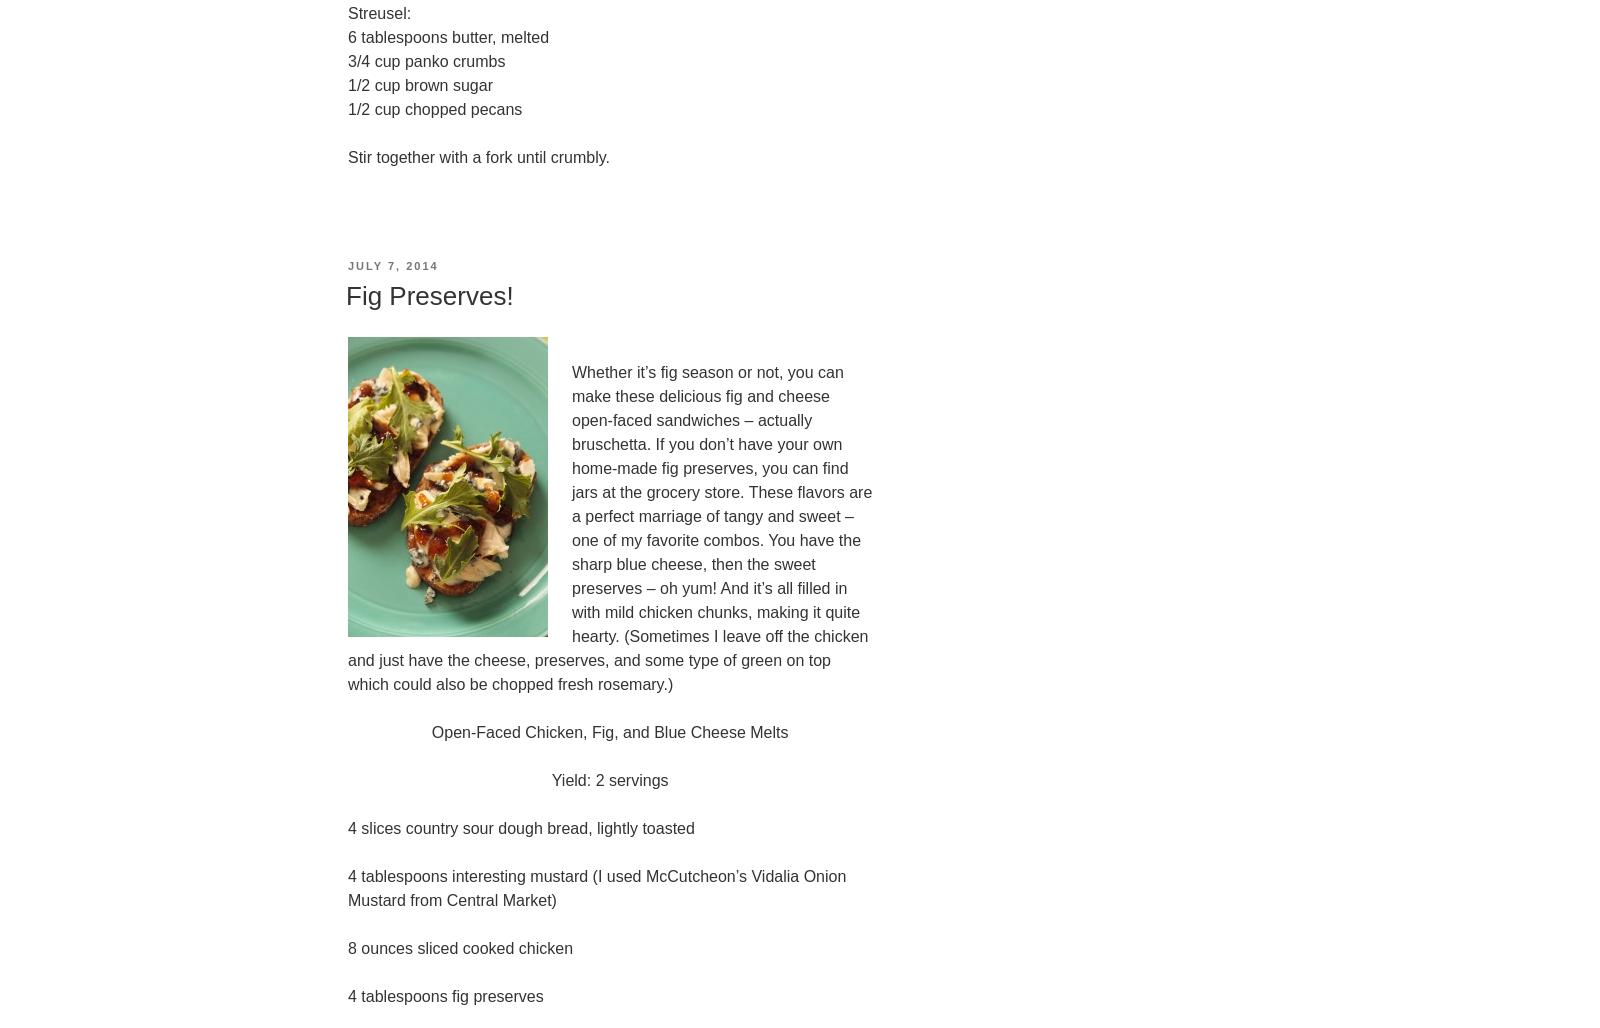 This screenshot has height=1028, width=1600. I want to click on 'Open-Faced Chicken, Fig, and Blue Cheese Melts', so click(609, 730).